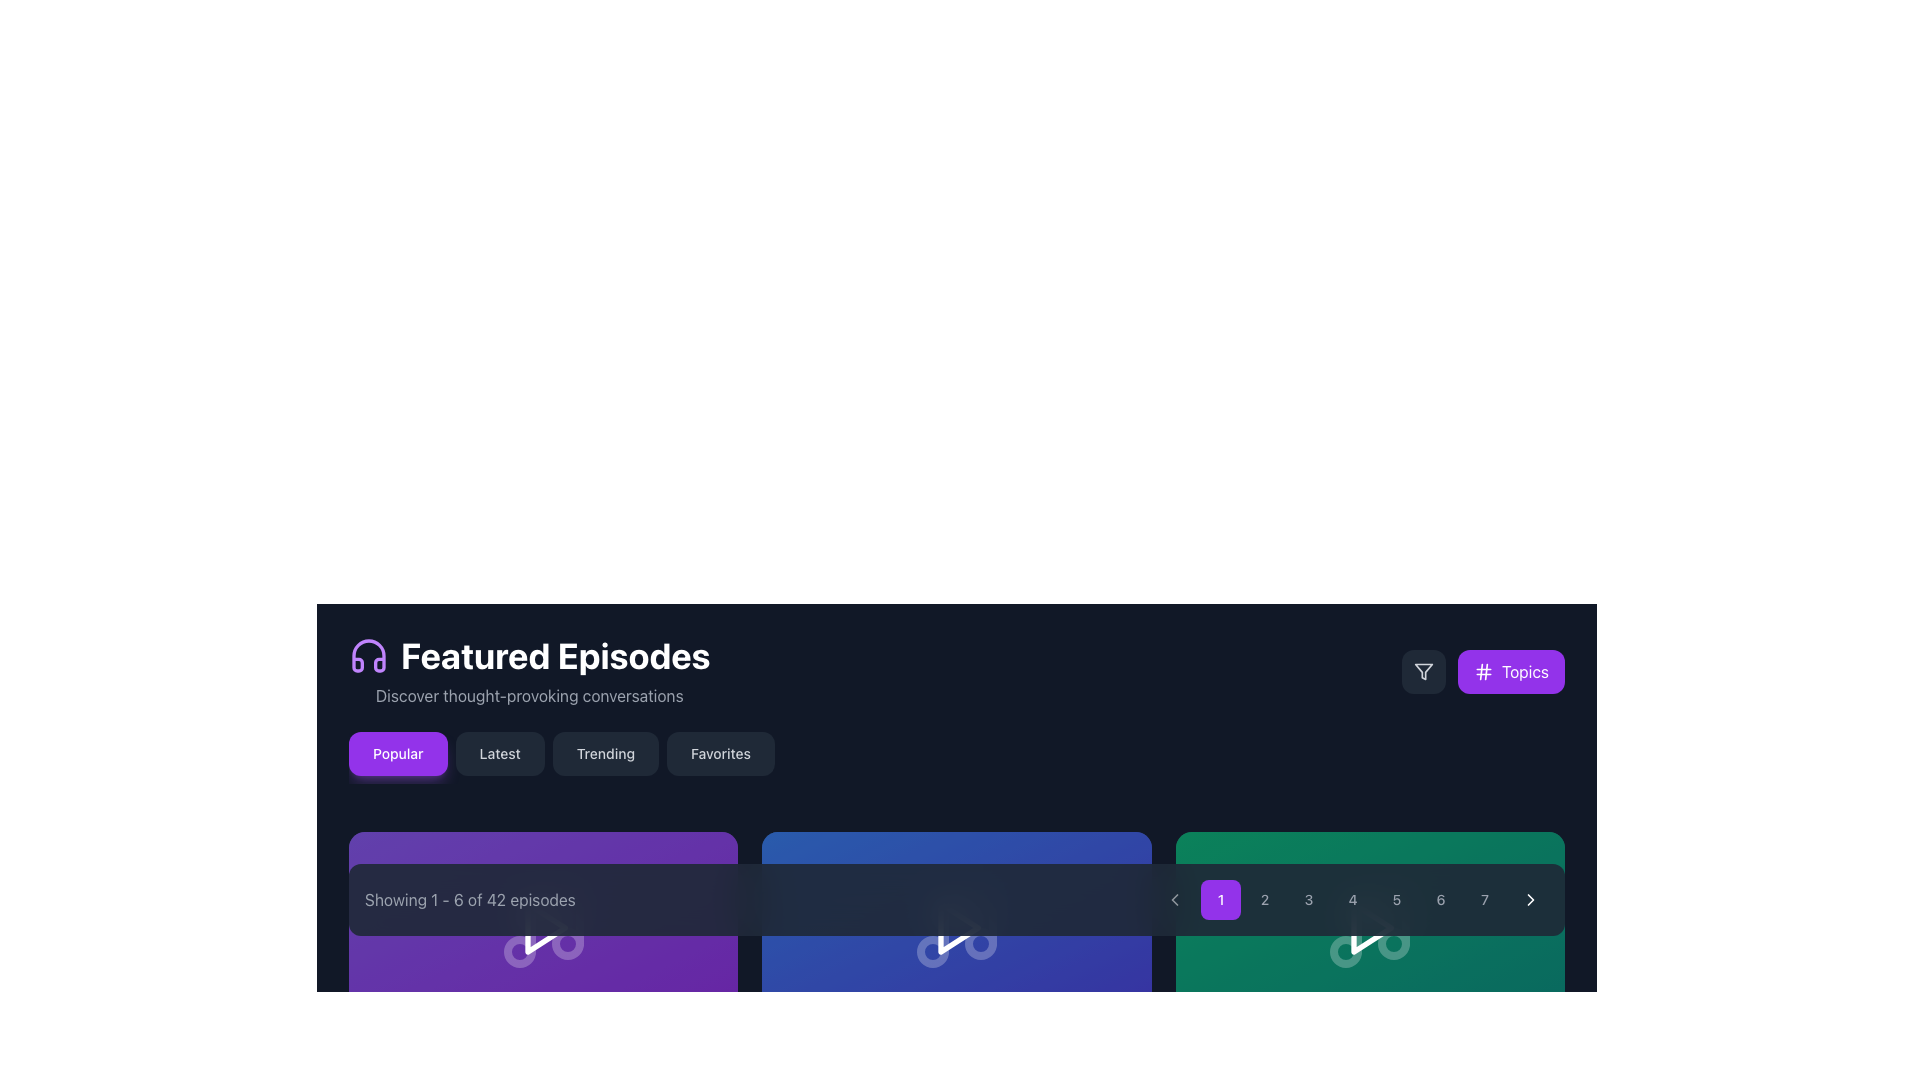 The image size is (1920, 1080). I want to click on the filter icon located in the top-right corner of the interface, so click(1422, 671).